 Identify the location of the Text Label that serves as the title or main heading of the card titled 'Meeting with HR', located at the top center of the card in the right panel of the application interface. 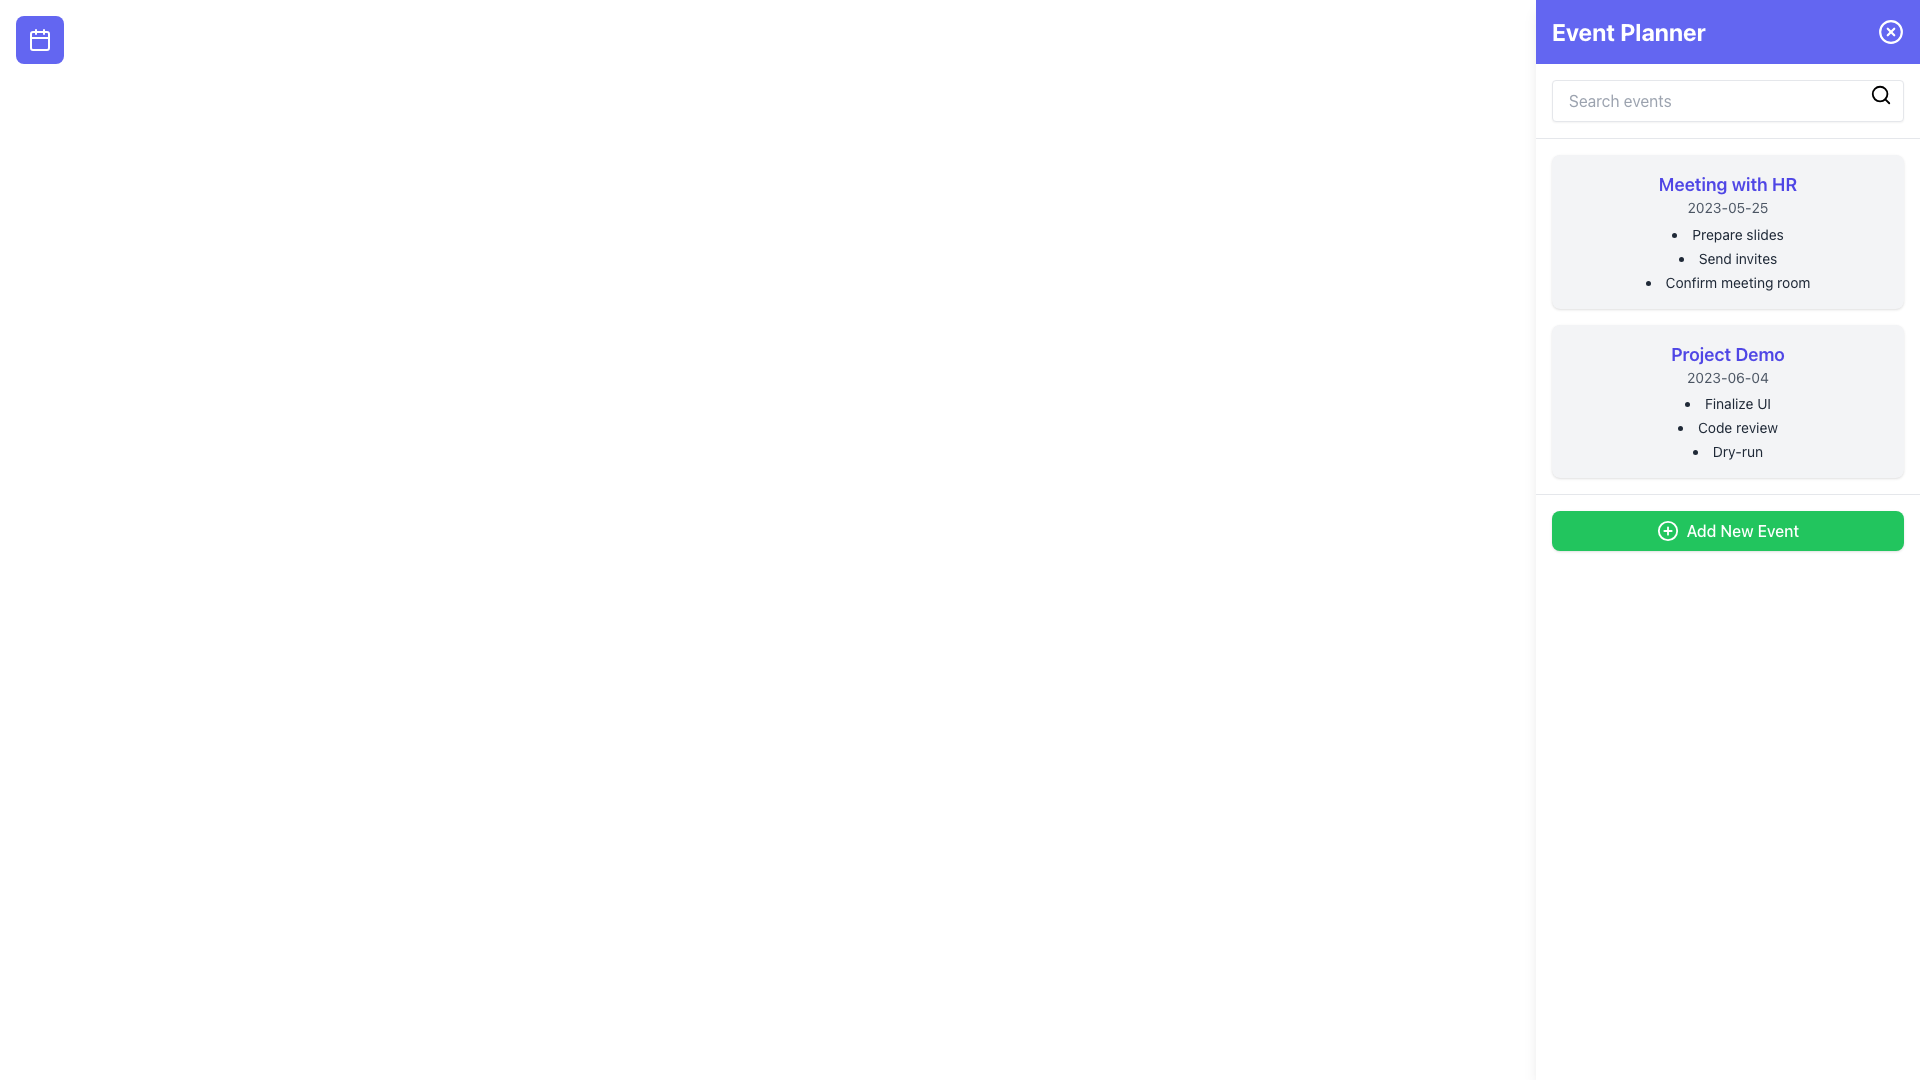
(1727, 185).